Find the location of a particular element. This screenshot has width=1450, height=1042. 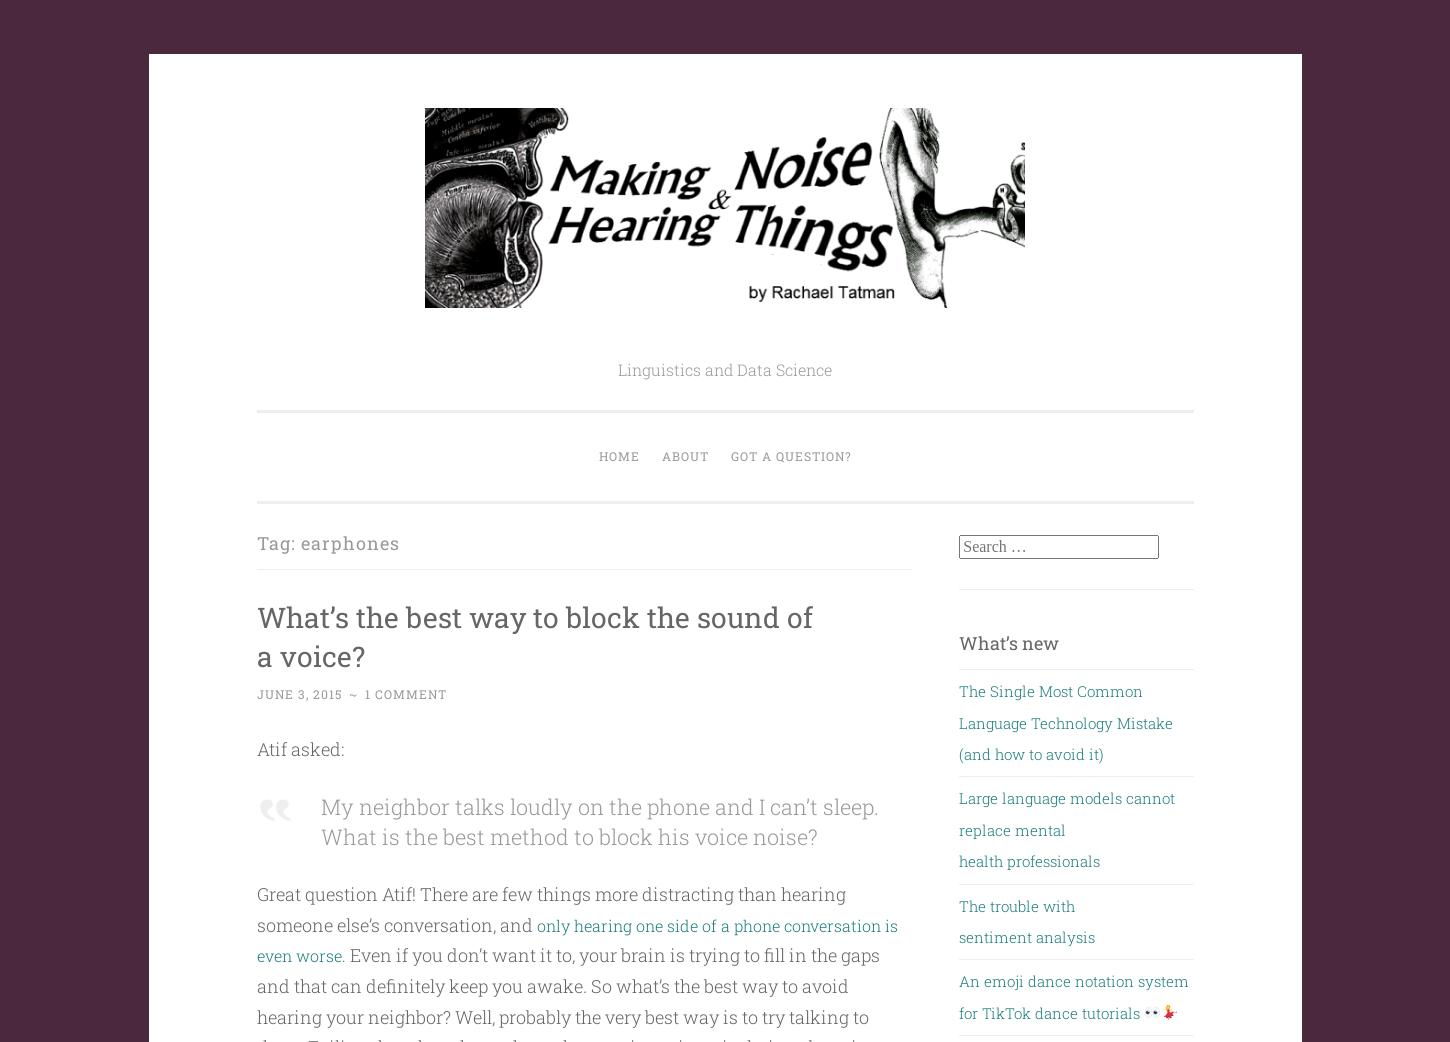

'My neighbor talks loudly on the phone and I can’t sleep. What is the best method to block his voice noise?' is located at coordinates (598, 820).